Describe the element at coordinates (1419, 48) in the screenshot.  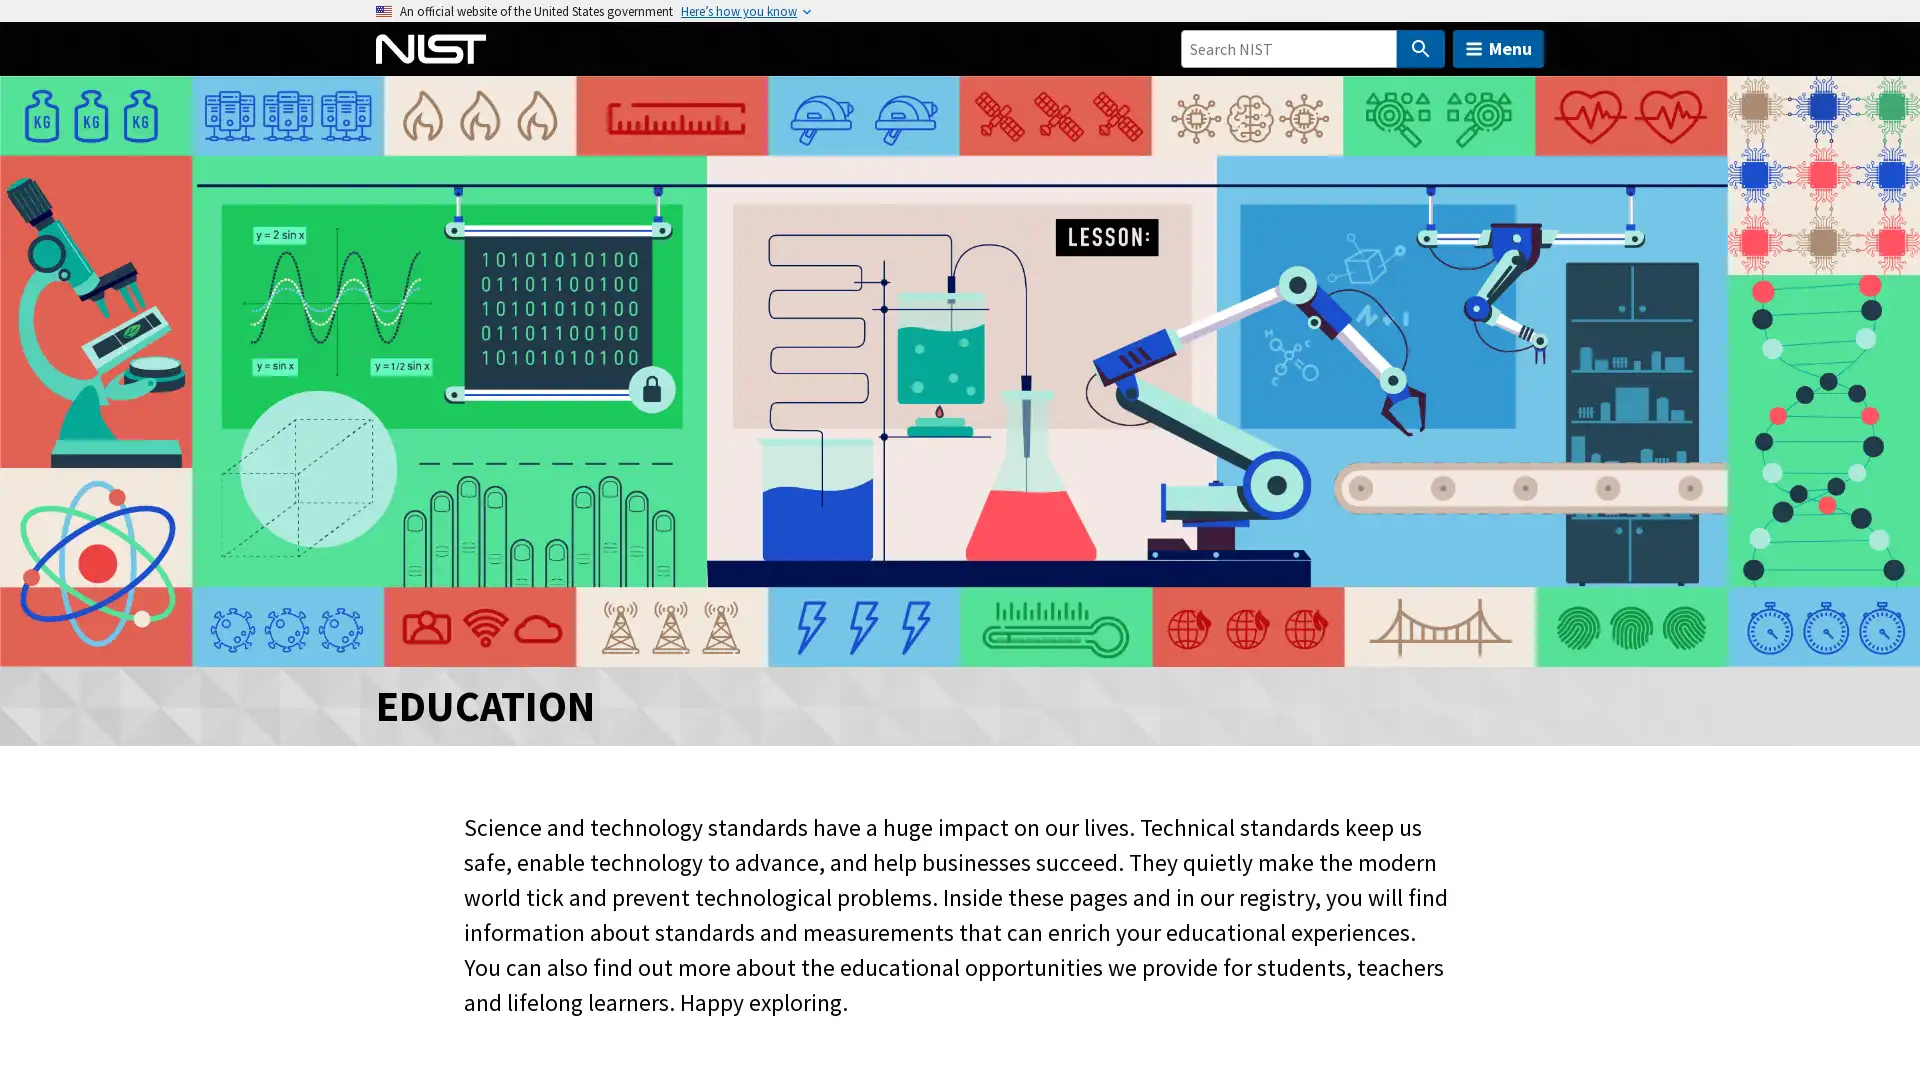
I see `Search` at that location.